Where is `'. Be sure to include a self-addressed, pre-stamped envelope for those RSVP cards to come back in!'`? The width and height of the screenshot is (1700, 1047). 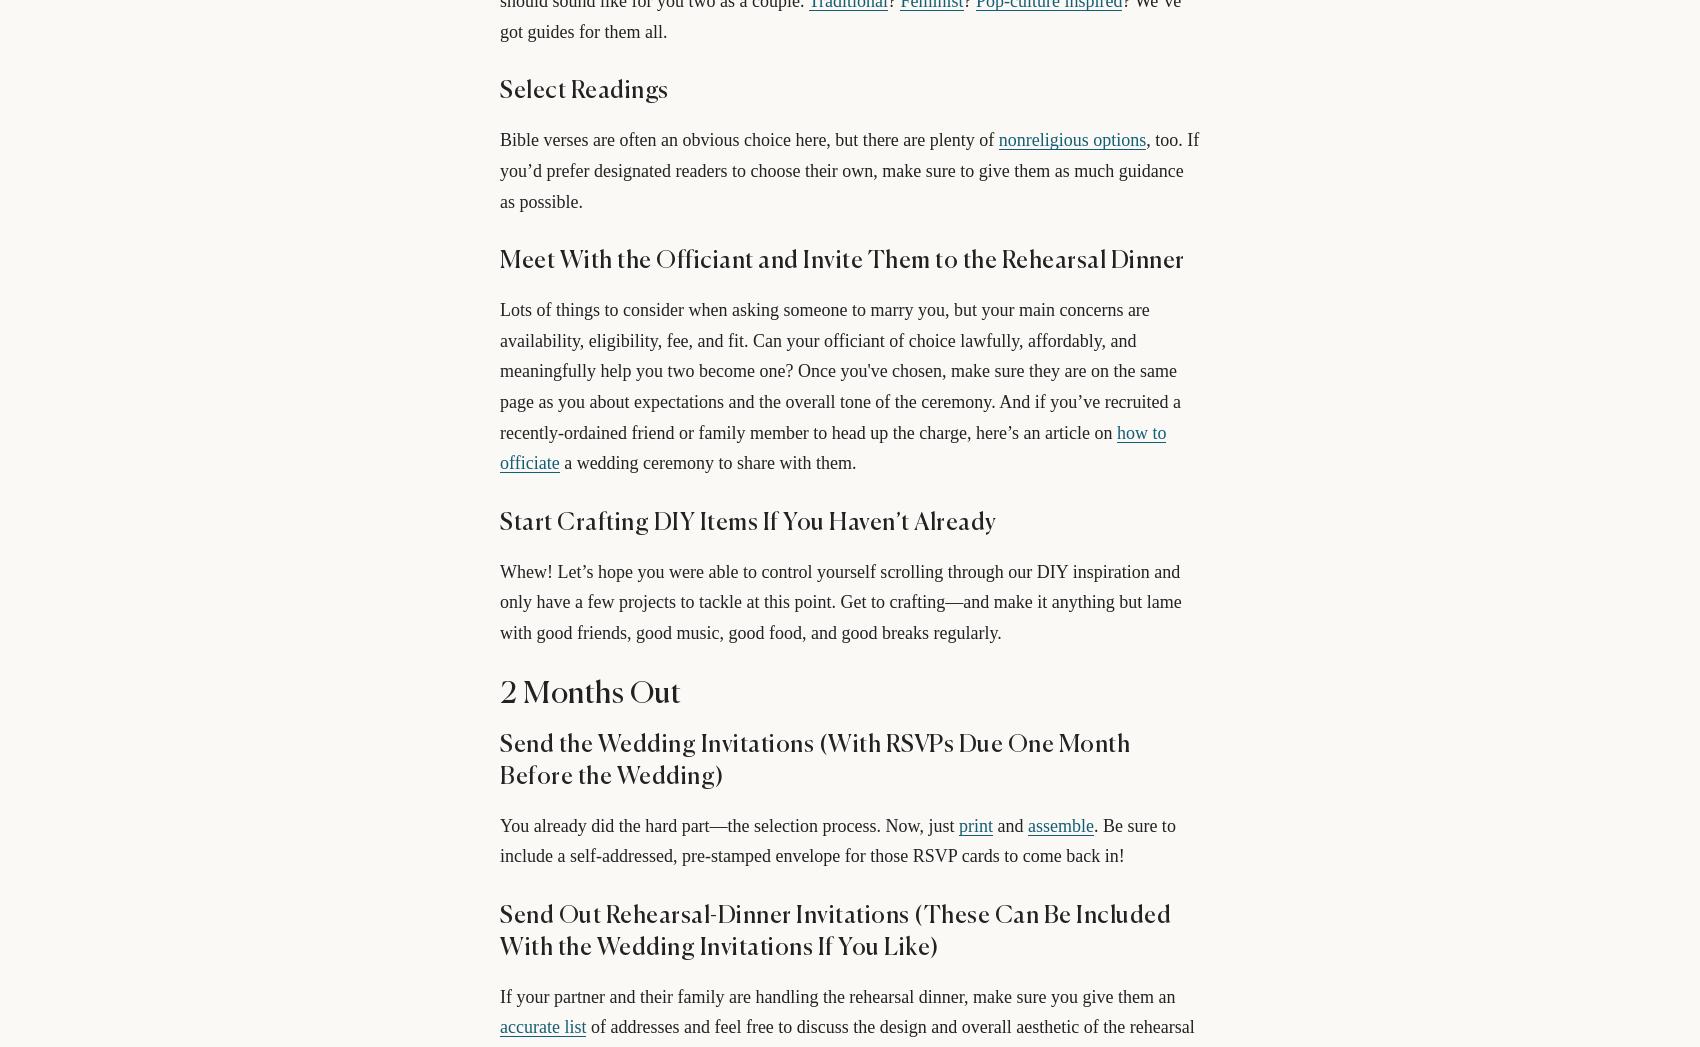
'. Be sure to include a self-addressed, pre-stamped envelope for those RSVP cards to come back in!' is located at coordinates (836, 840).